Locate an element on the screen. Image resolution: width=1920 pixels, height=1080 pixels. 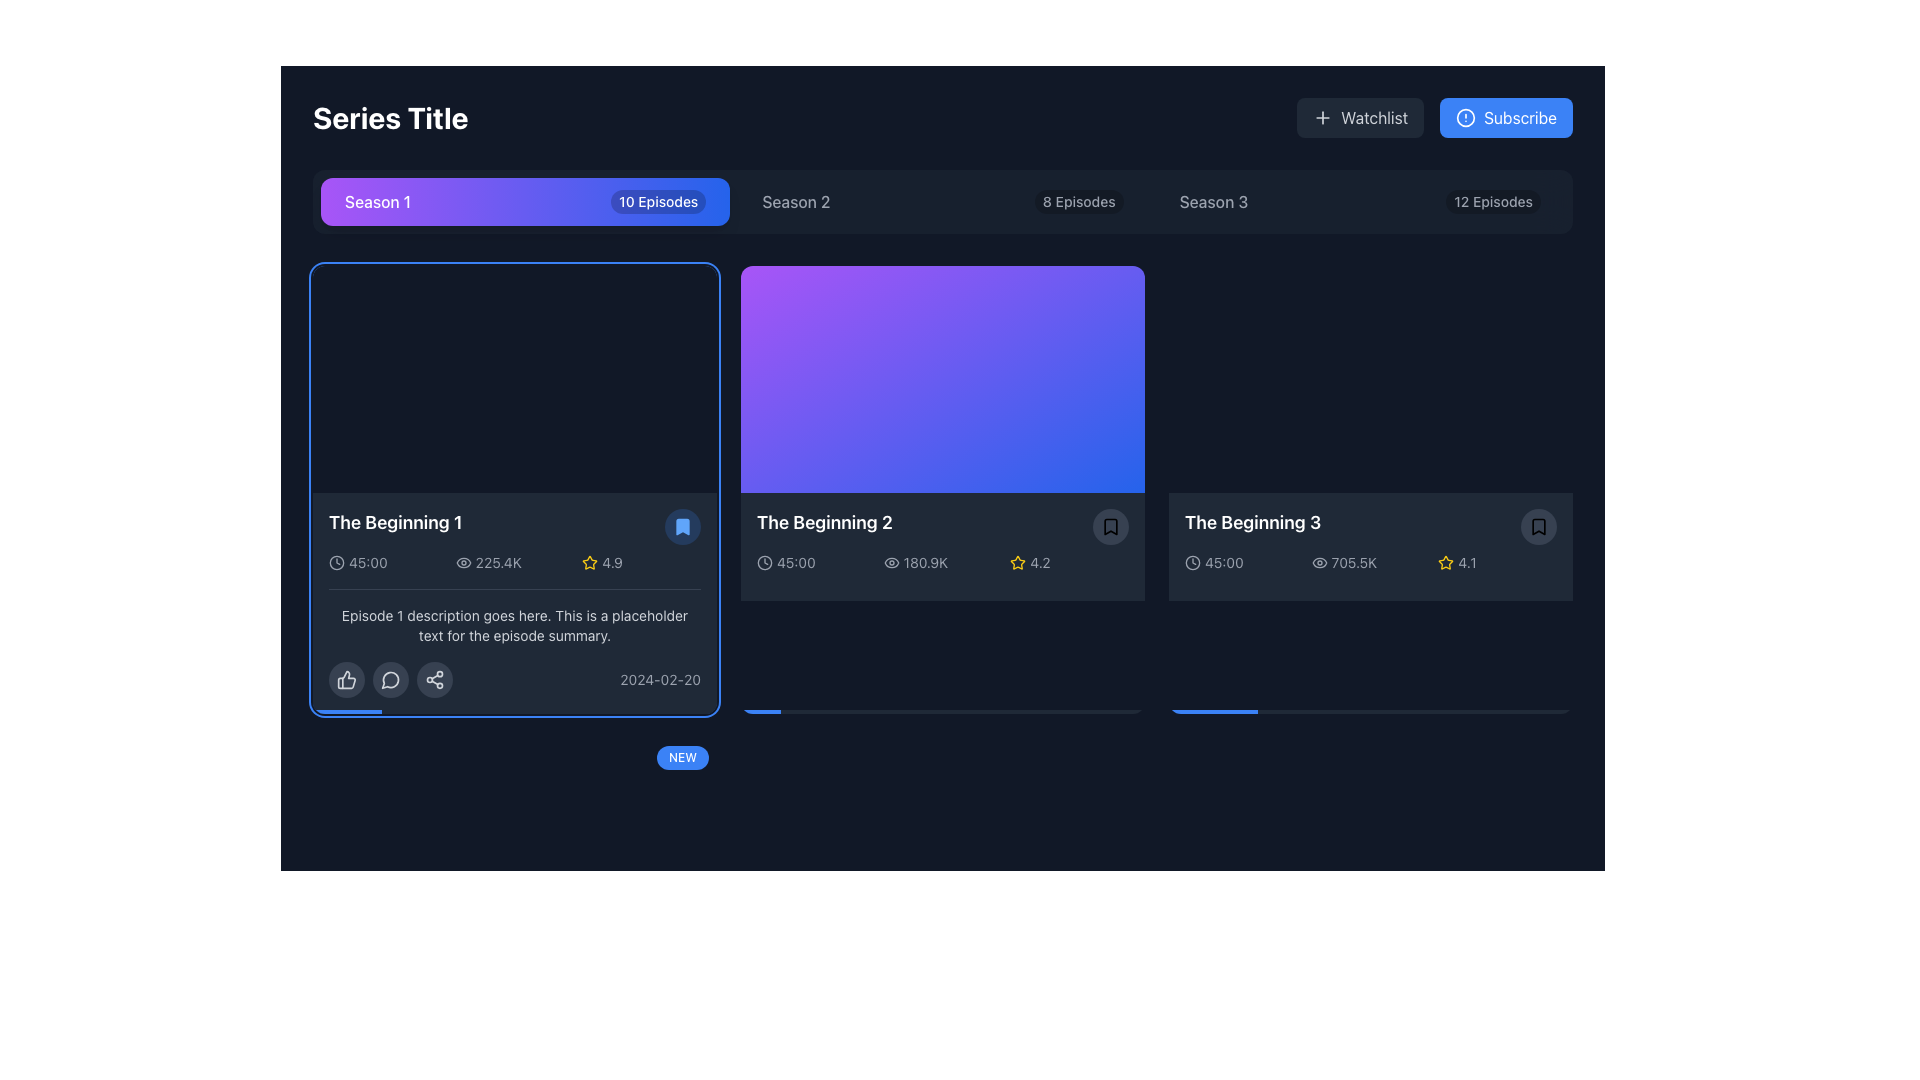
the bookmark button located at the top-right corner of the episode card, adjacent to 'The Beginning 1' text is located at coordinates (682, 526).